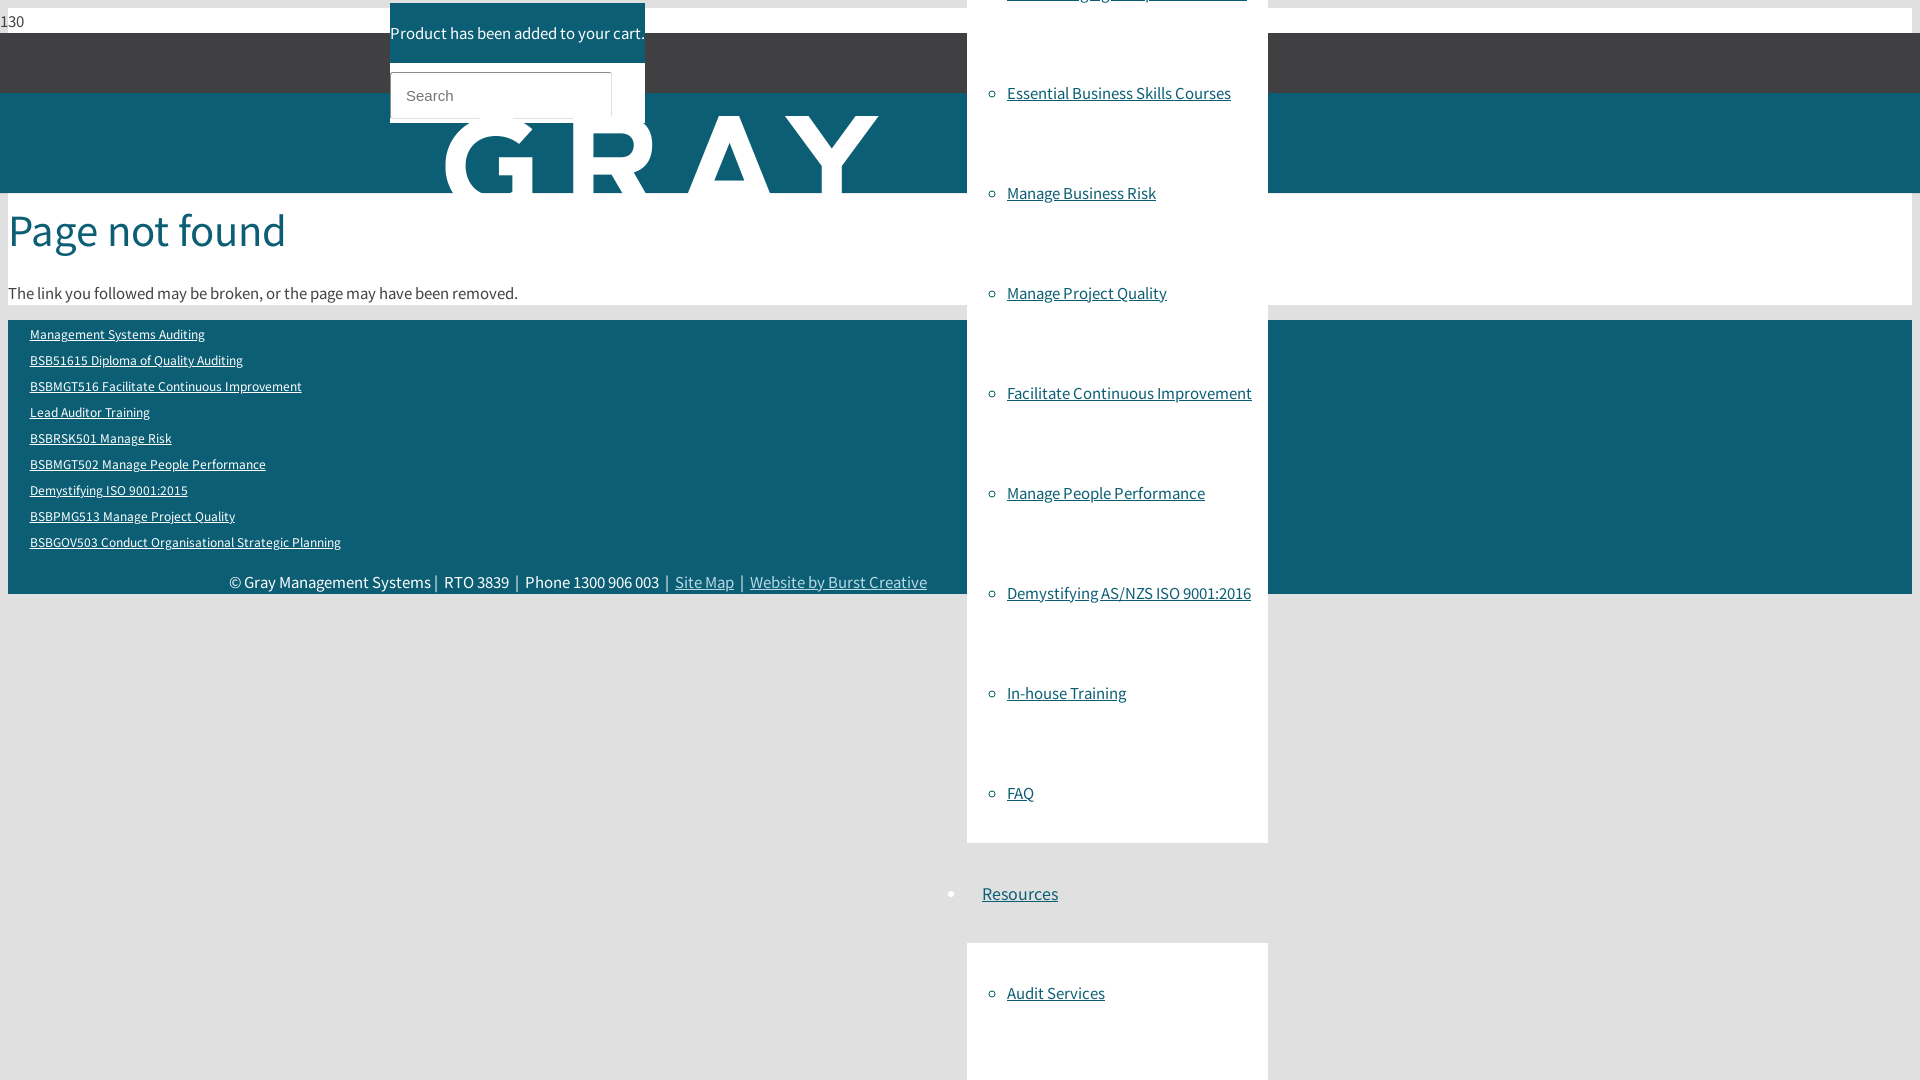  I want to click on 'BSBMGT502 Manage People Performance', so click(146, 462).